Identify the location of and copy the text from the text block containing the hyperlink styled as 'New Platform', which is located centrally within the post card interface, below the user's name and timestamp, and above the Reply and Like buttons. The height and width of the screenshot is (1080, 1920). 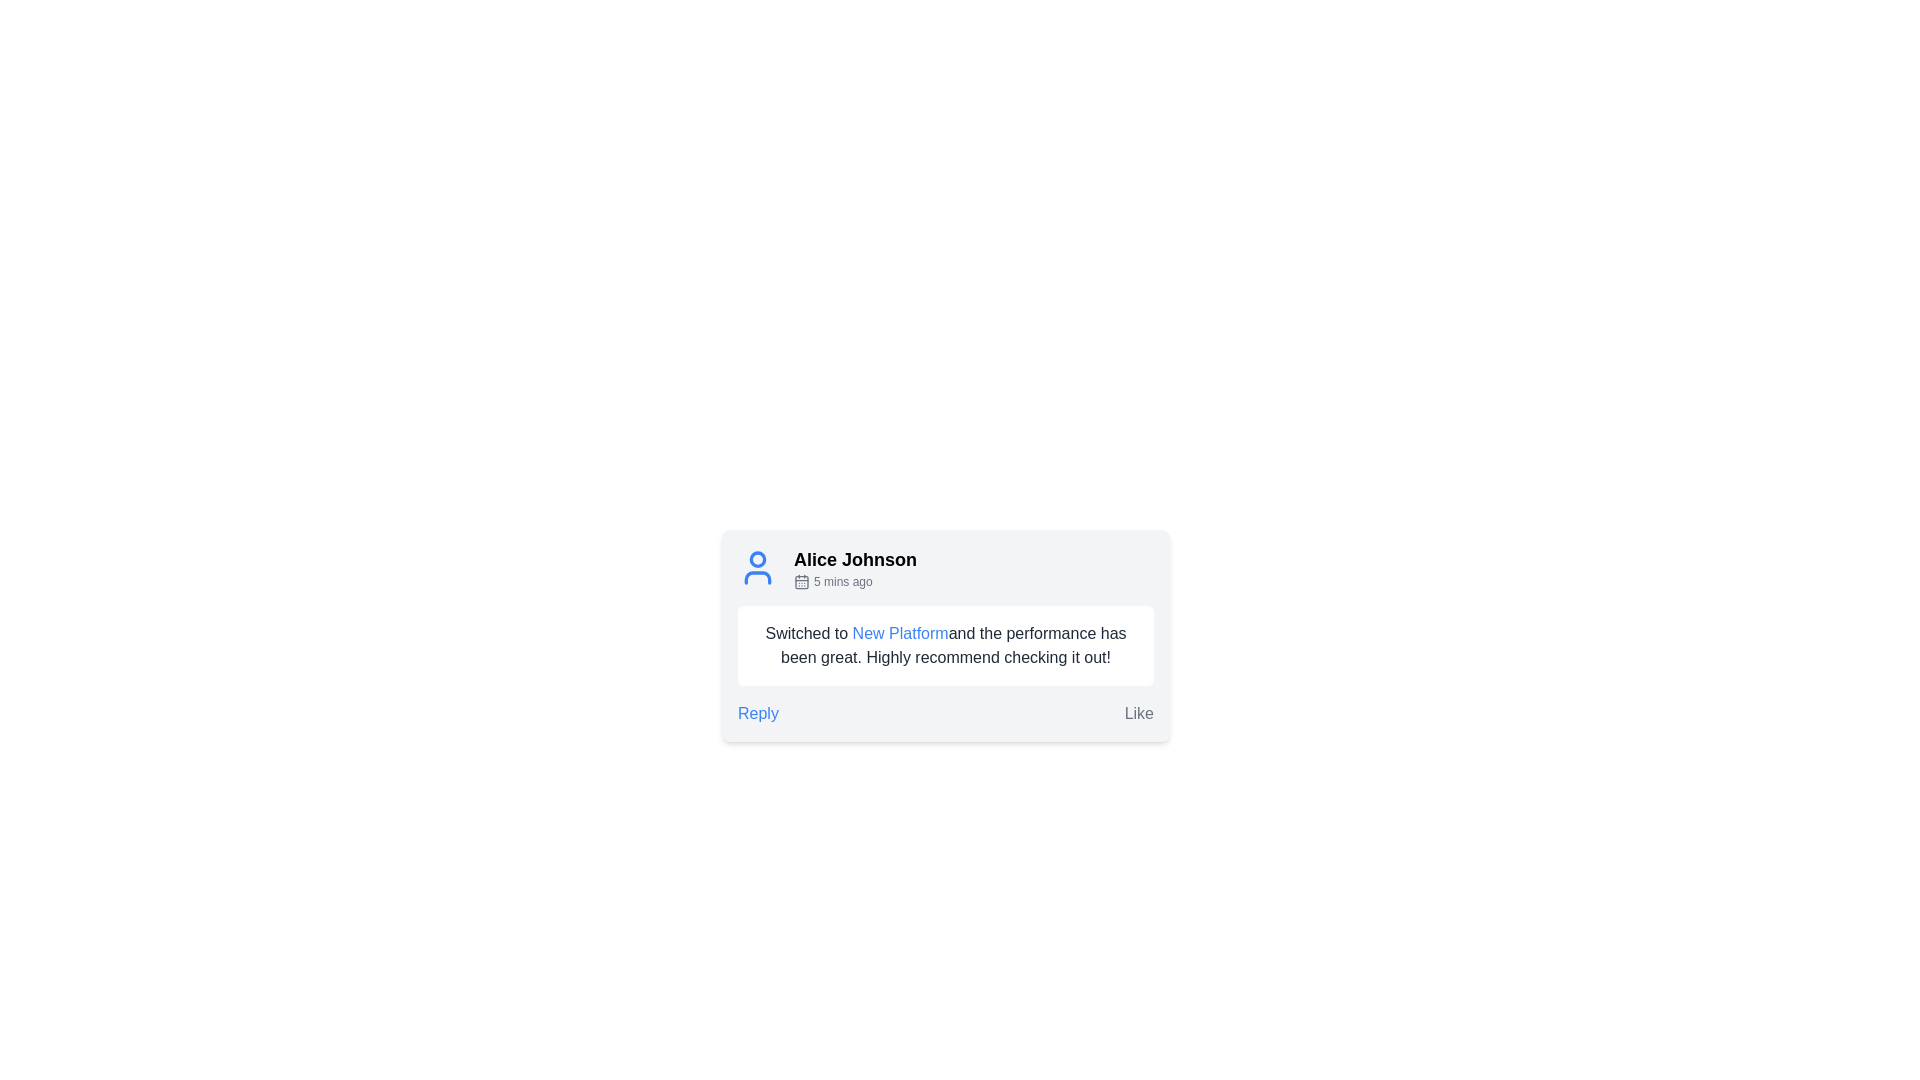
(944, 645).